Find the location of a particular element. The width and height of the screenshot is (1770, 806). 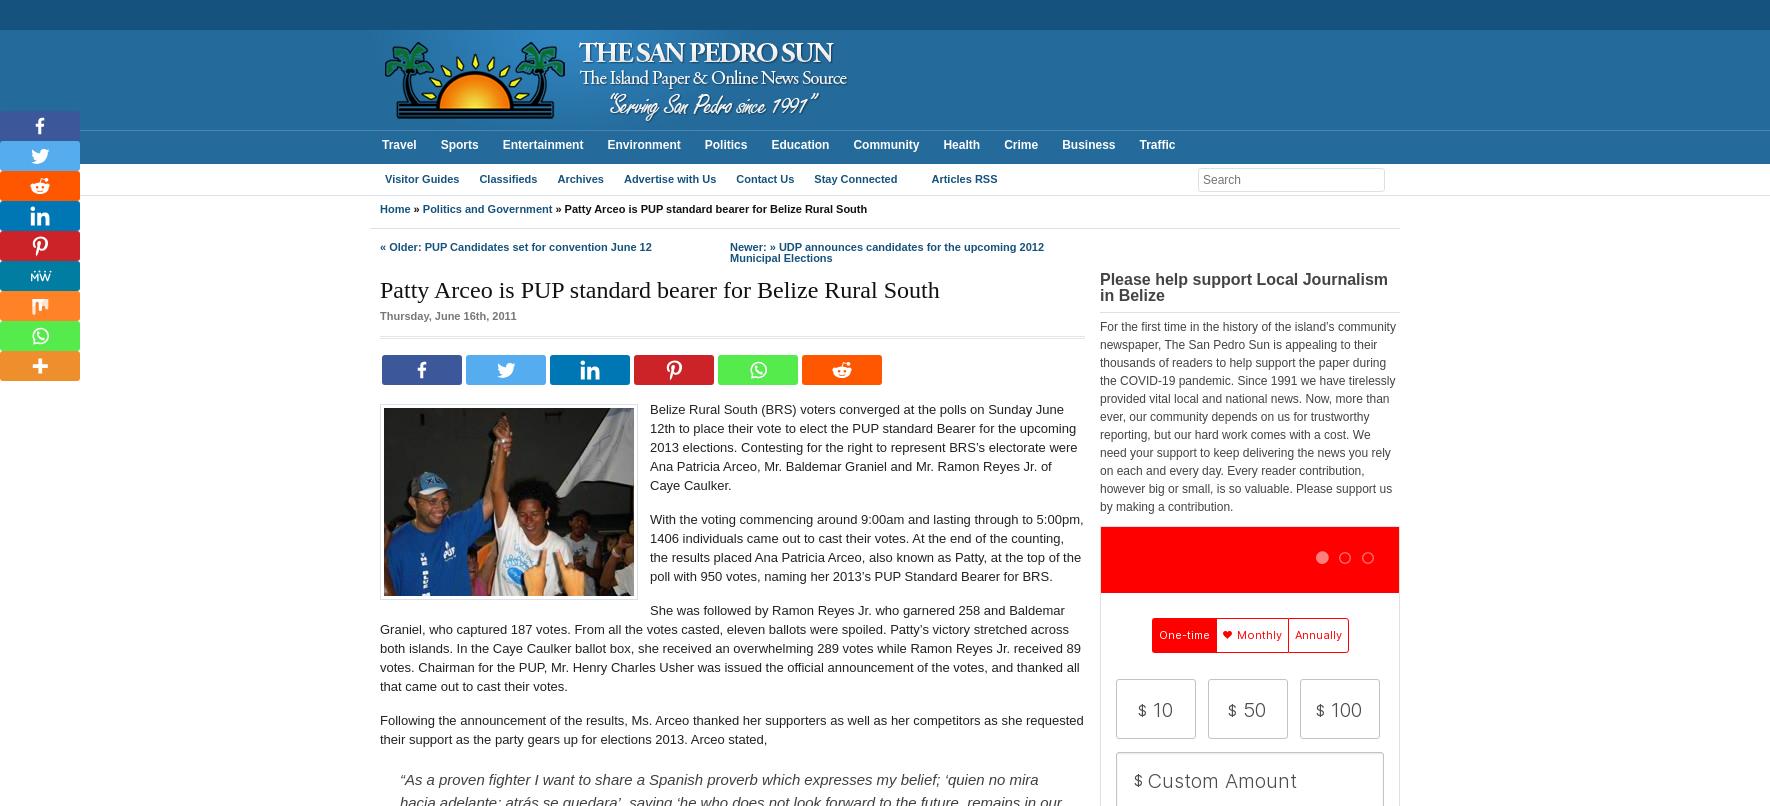

'Visitor Guides' is located at coordinates (383, 179).